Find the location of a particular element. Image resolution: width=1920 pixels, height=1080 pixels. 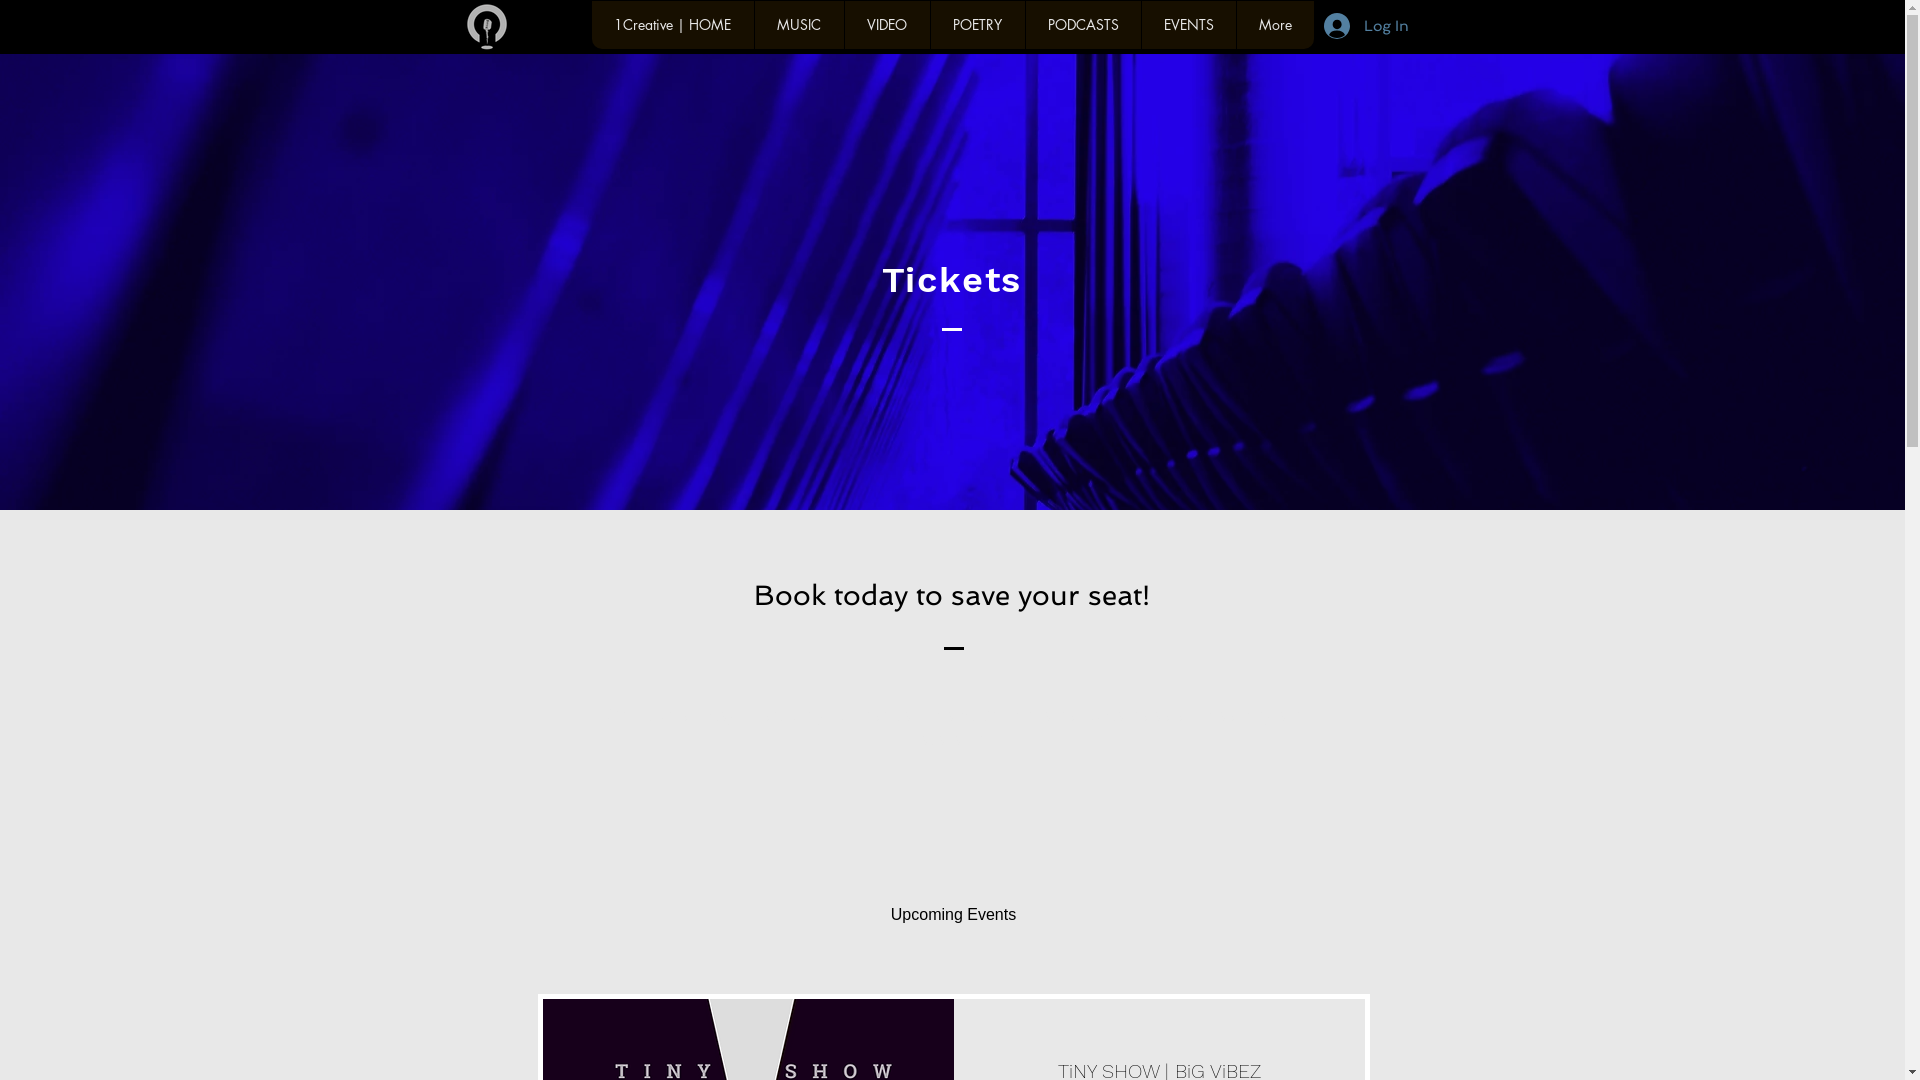

'Log In' is located at coordinates (1365, 26).